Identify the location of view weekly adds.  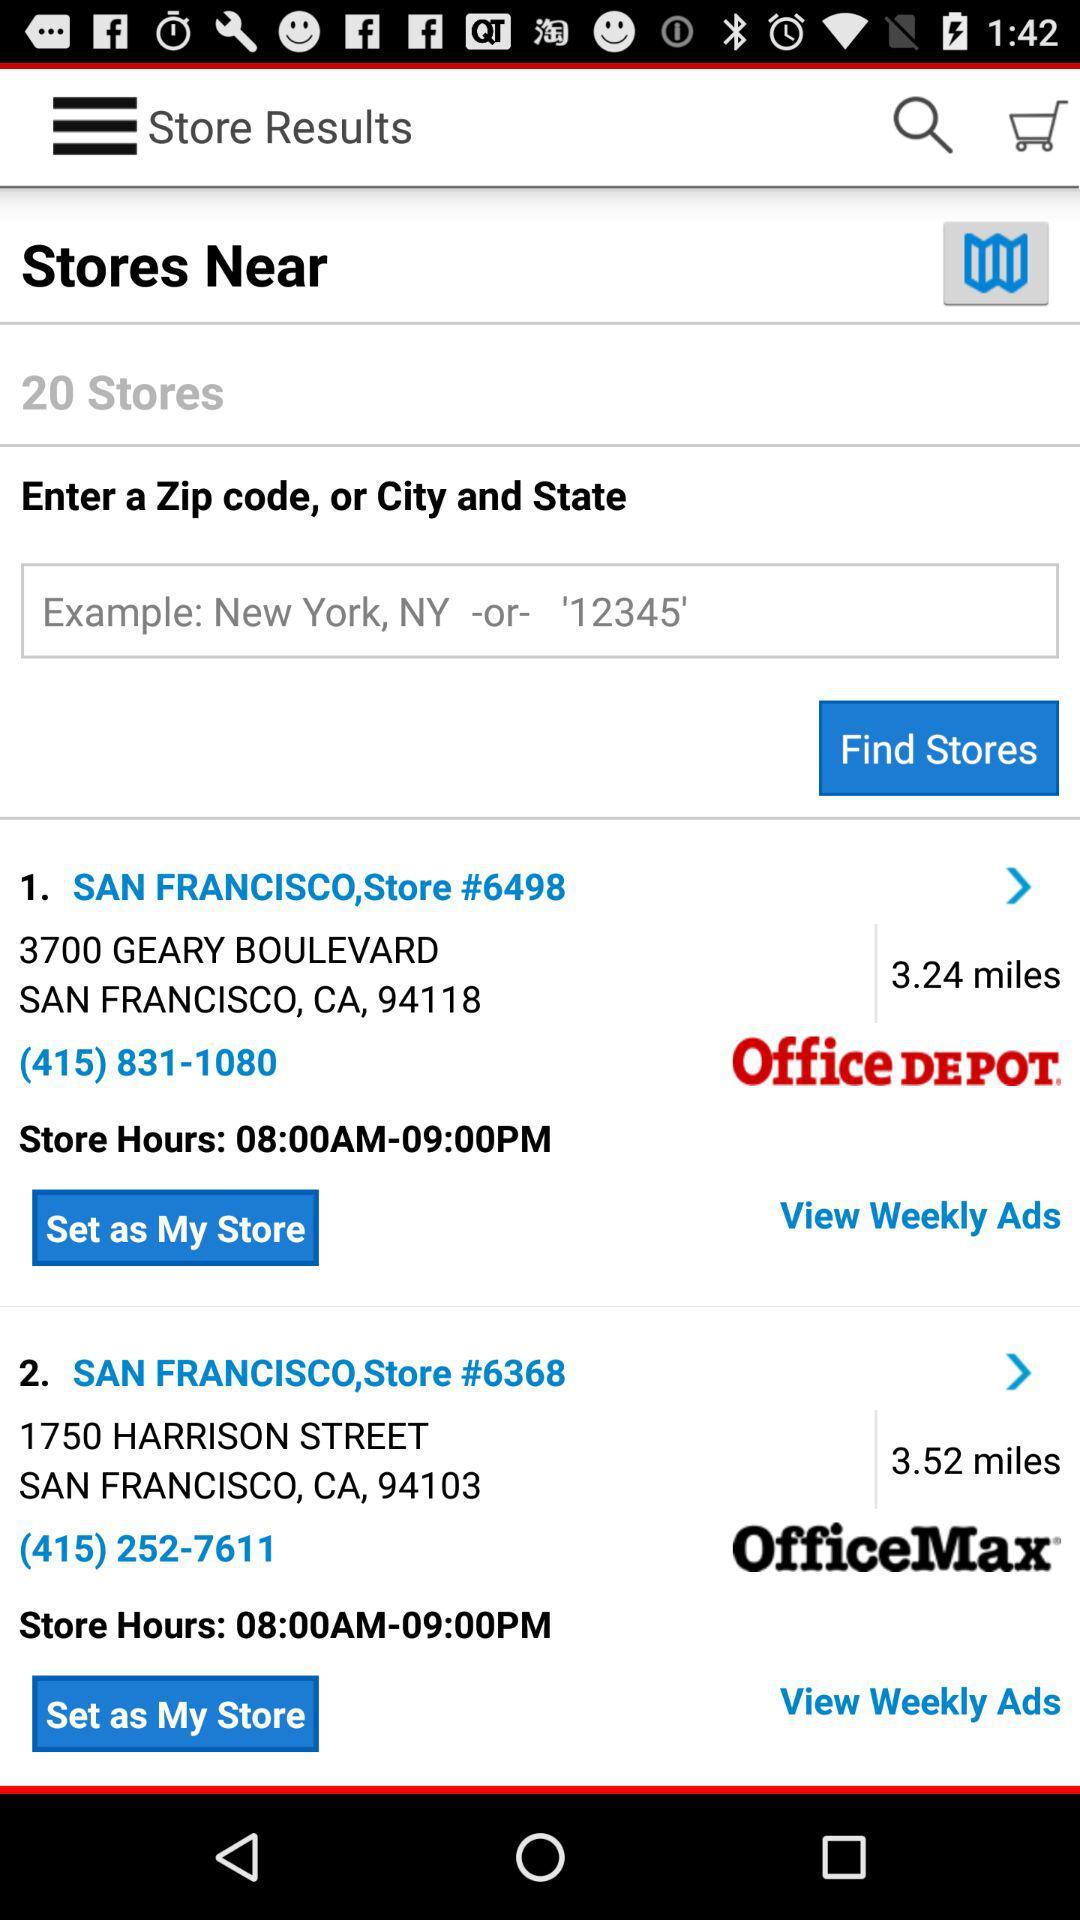
(695, 1712).